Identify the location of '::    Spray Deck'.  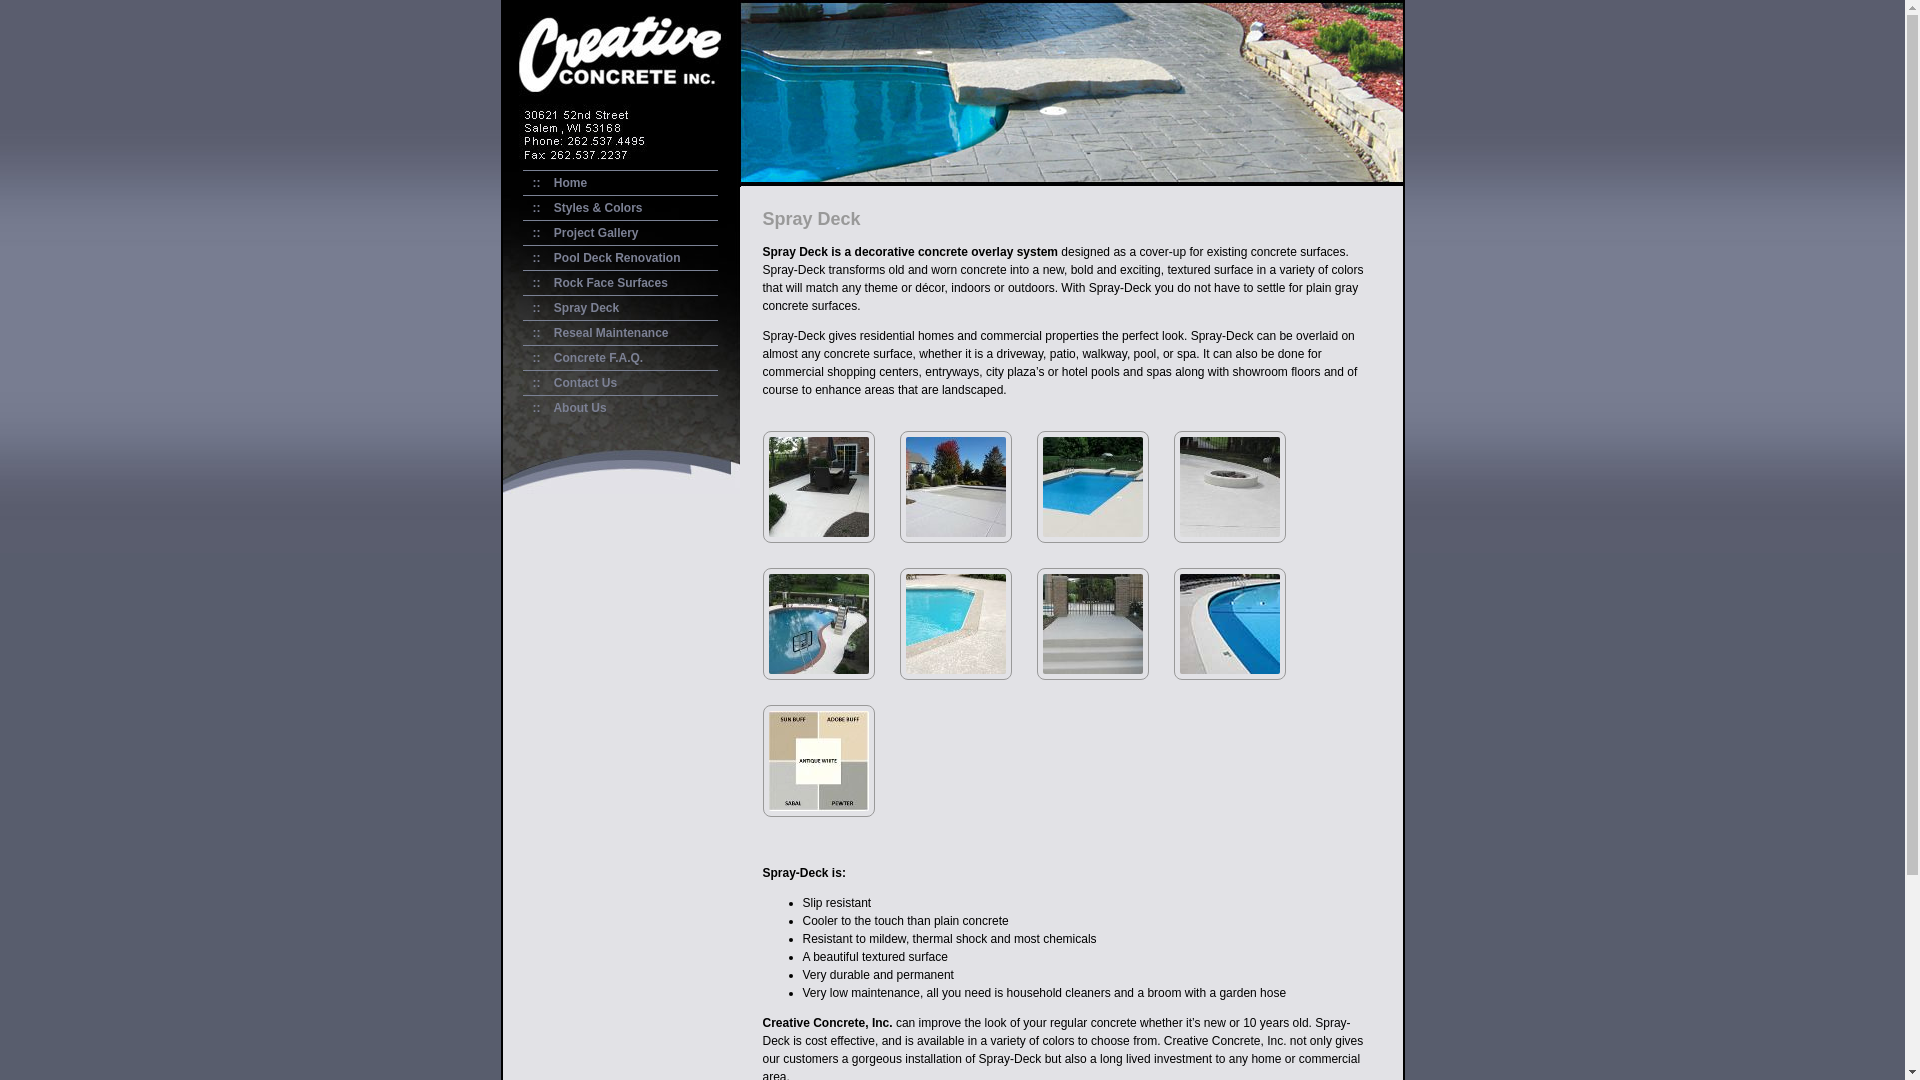
(569, 308).